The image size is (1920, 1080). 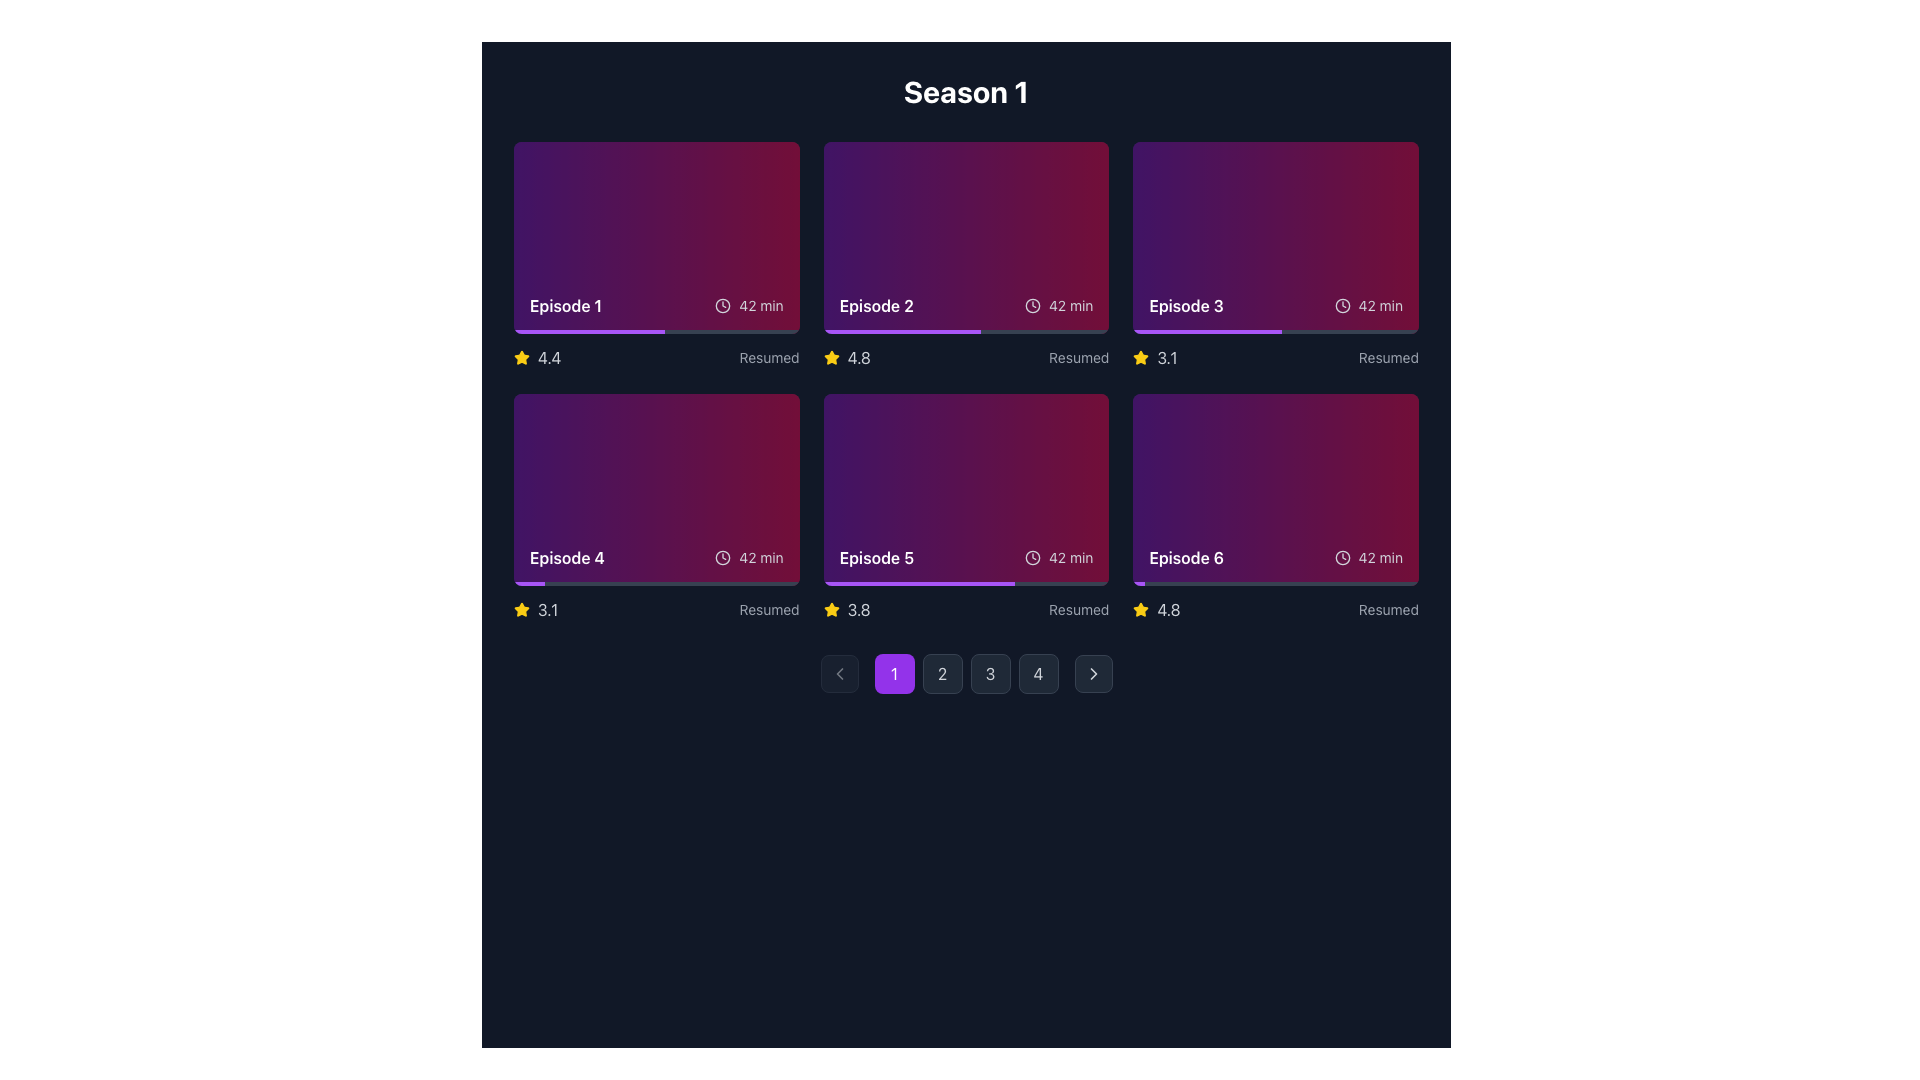 What do you see at coordinates (722, 558) in the screenshot?
I see `the circular SVG graphic that represents a clock icon, located to the right of the episode title in the description region of 'Episode 4' in the episode grid` at bounding box center [722, 558].